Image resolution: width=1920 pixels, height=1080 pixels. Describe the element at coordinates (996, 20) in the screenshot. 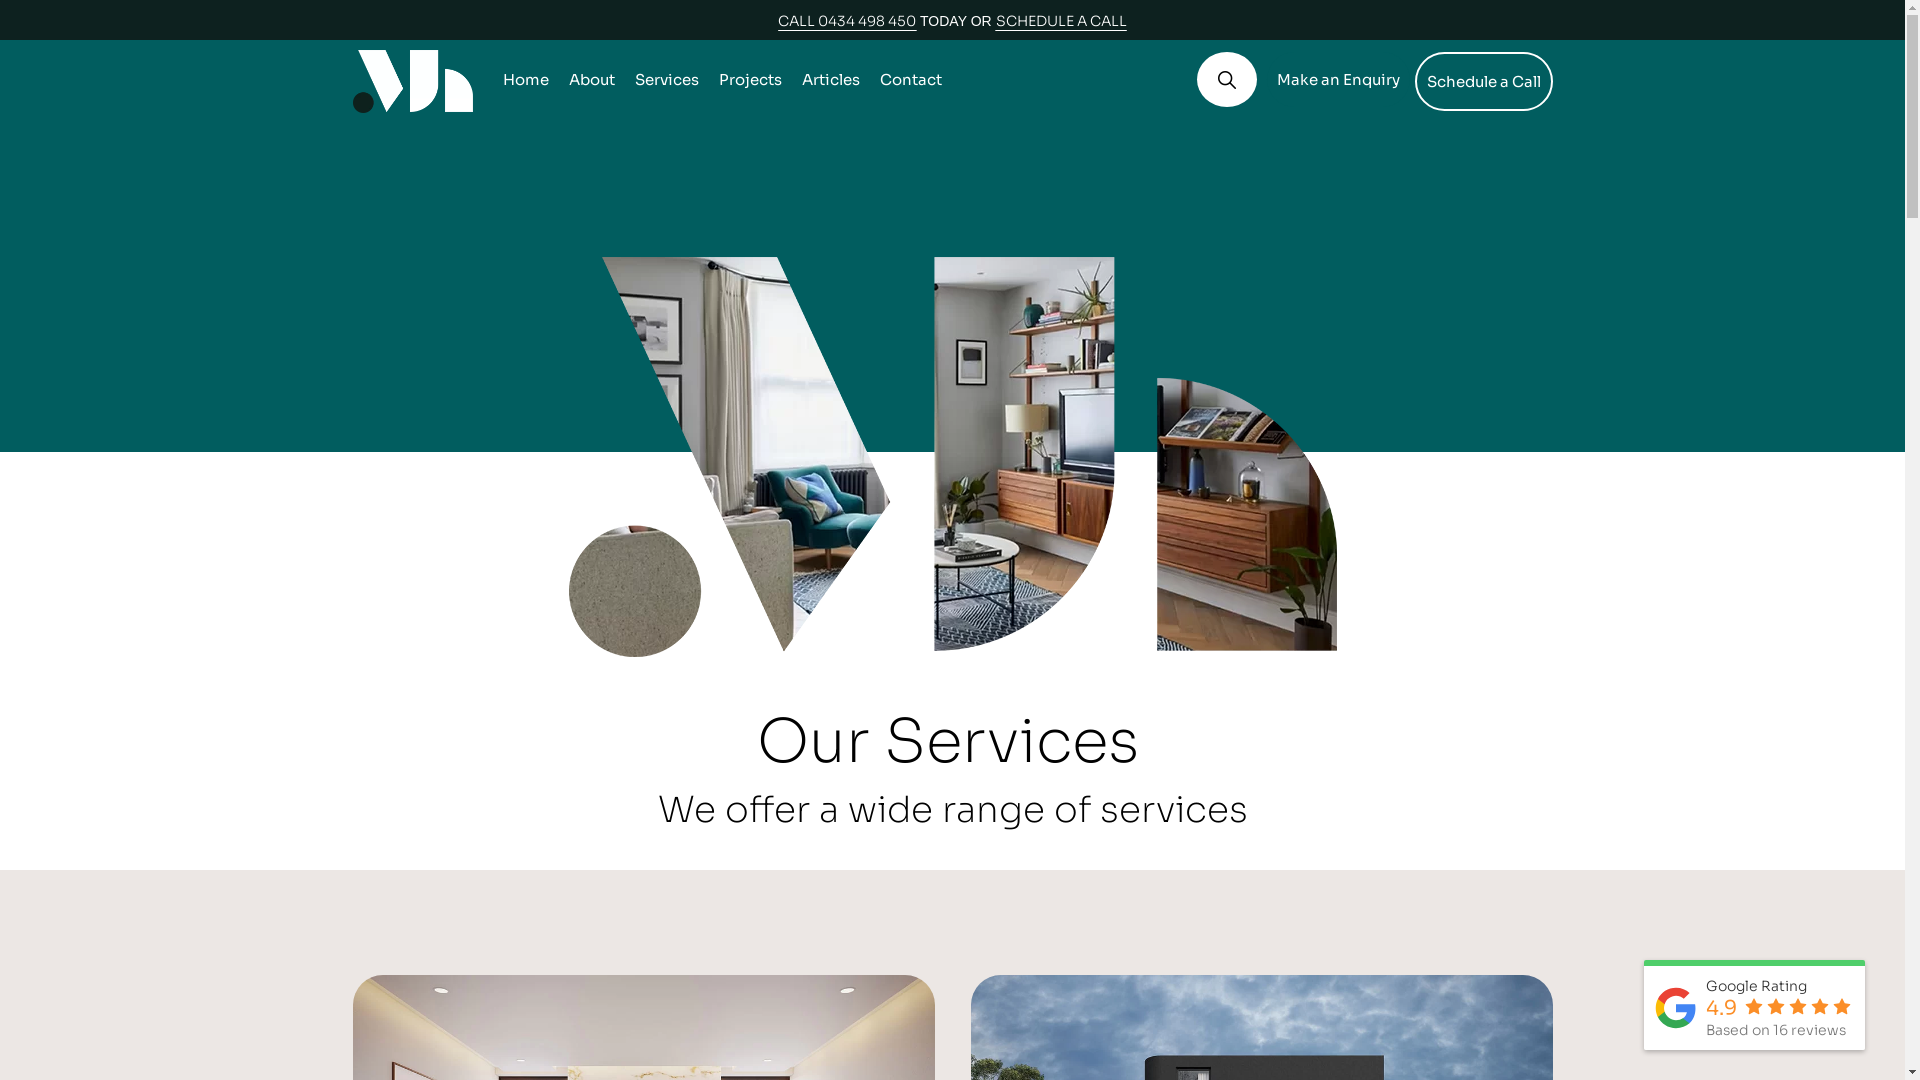

I see `'SCHEDULE A CALL'` at that location.